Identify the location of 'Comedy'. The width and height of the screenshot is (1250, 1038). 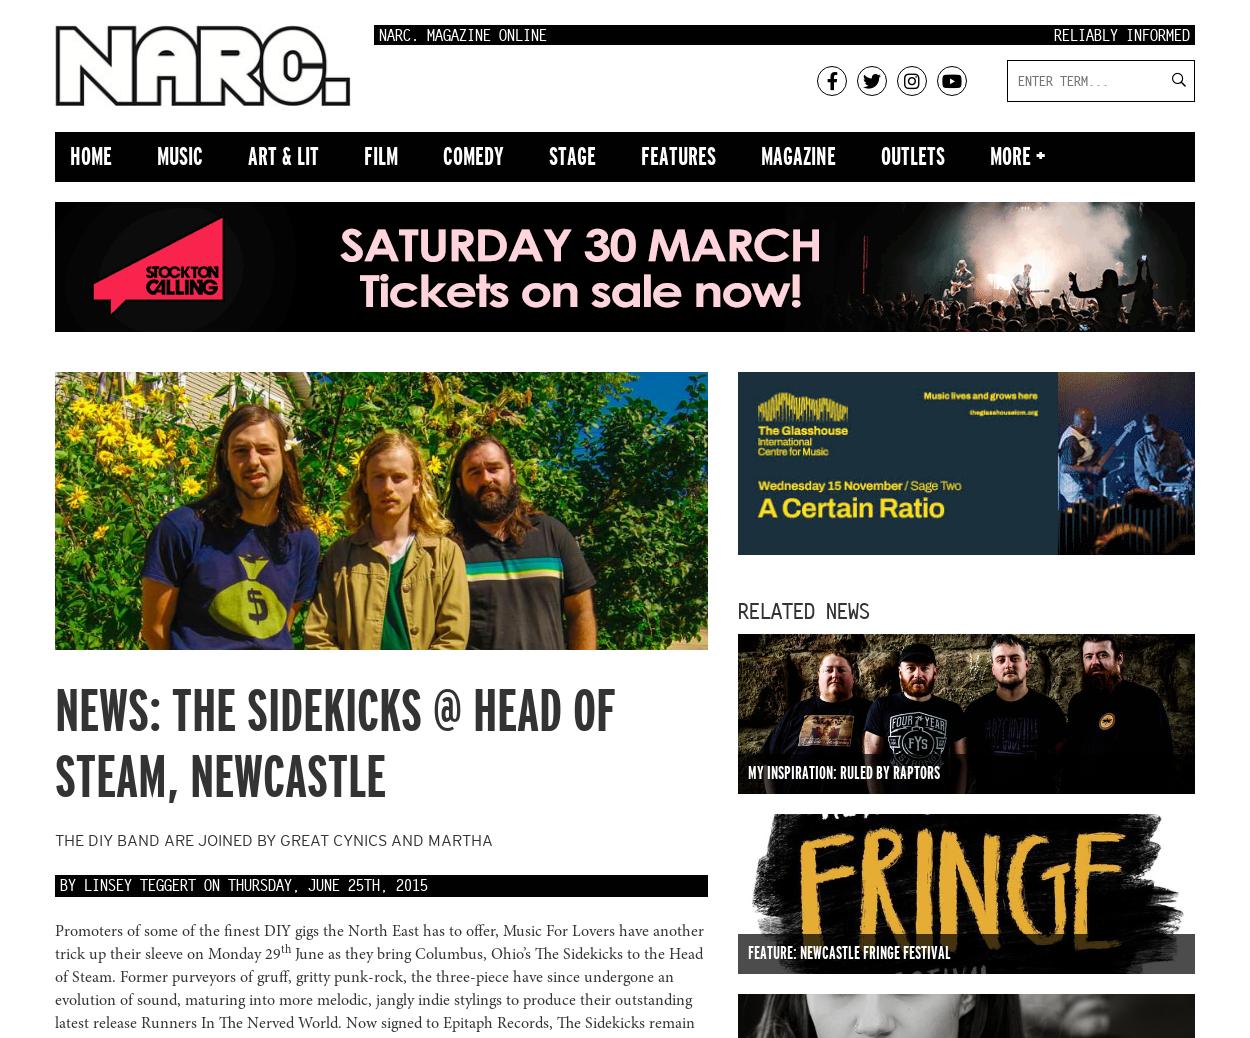
(472, 155).